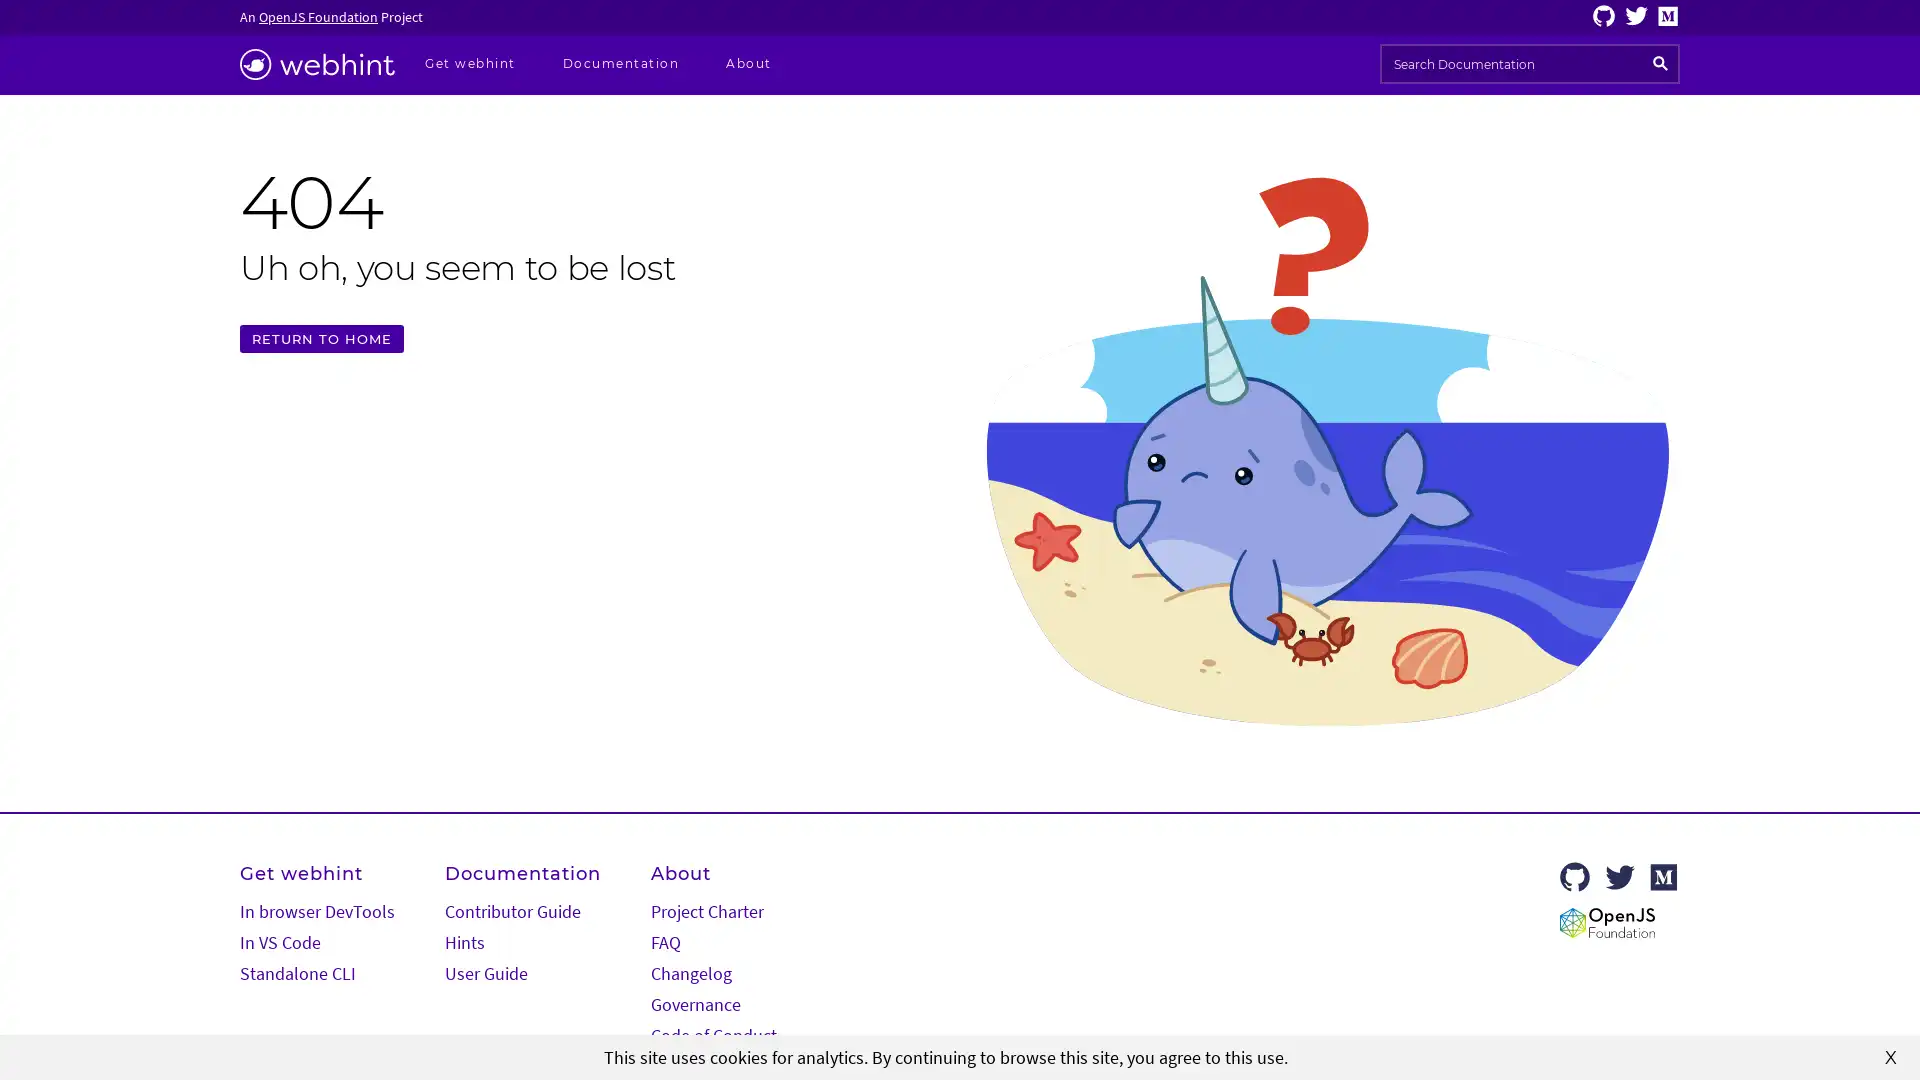  I want to click on search, so click(1660, 63).